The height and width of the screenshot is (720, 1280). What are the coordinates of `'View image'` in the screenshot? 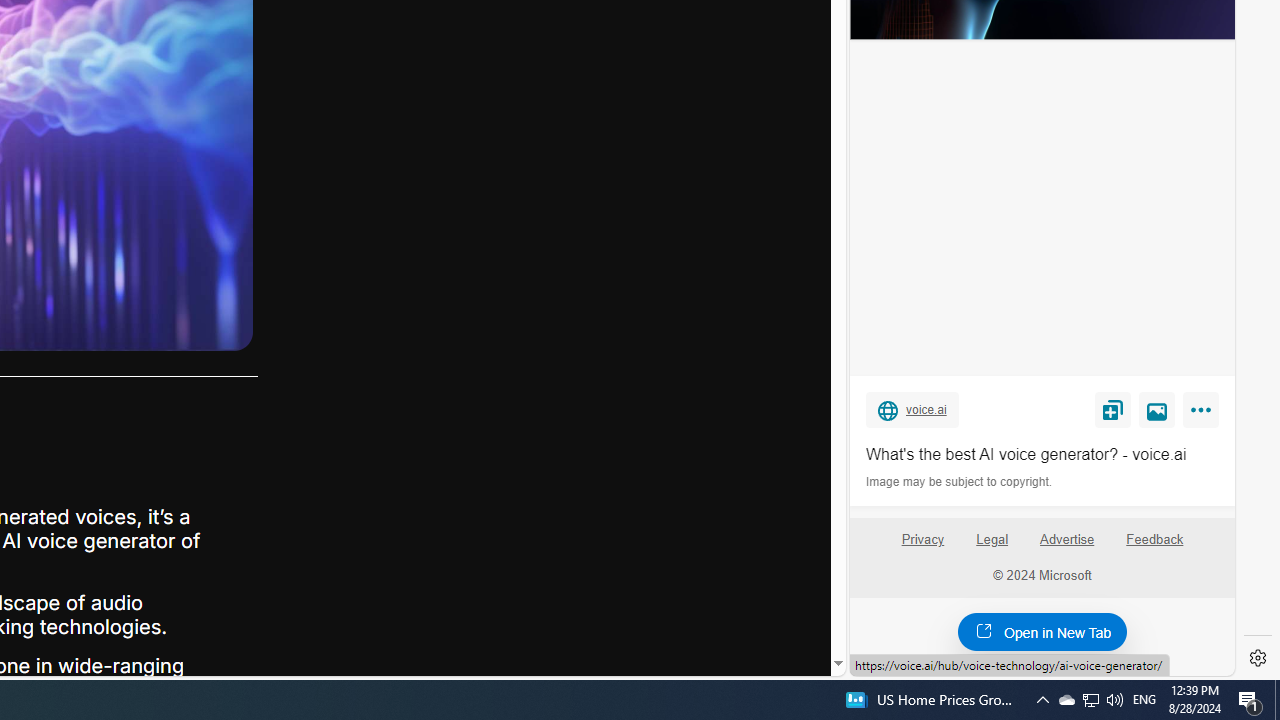 It's located at (1157, 408).